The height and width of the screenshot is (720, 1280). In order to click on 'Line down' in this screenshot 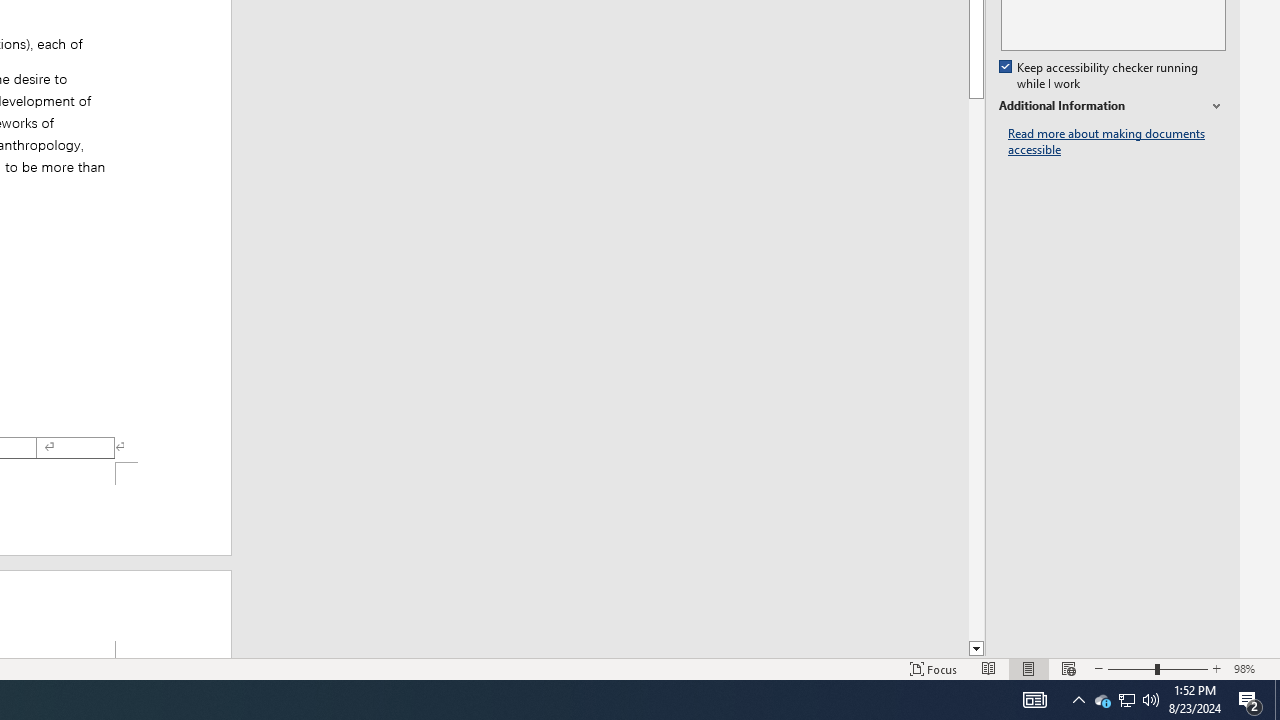, I will do `click(976, 649)`.